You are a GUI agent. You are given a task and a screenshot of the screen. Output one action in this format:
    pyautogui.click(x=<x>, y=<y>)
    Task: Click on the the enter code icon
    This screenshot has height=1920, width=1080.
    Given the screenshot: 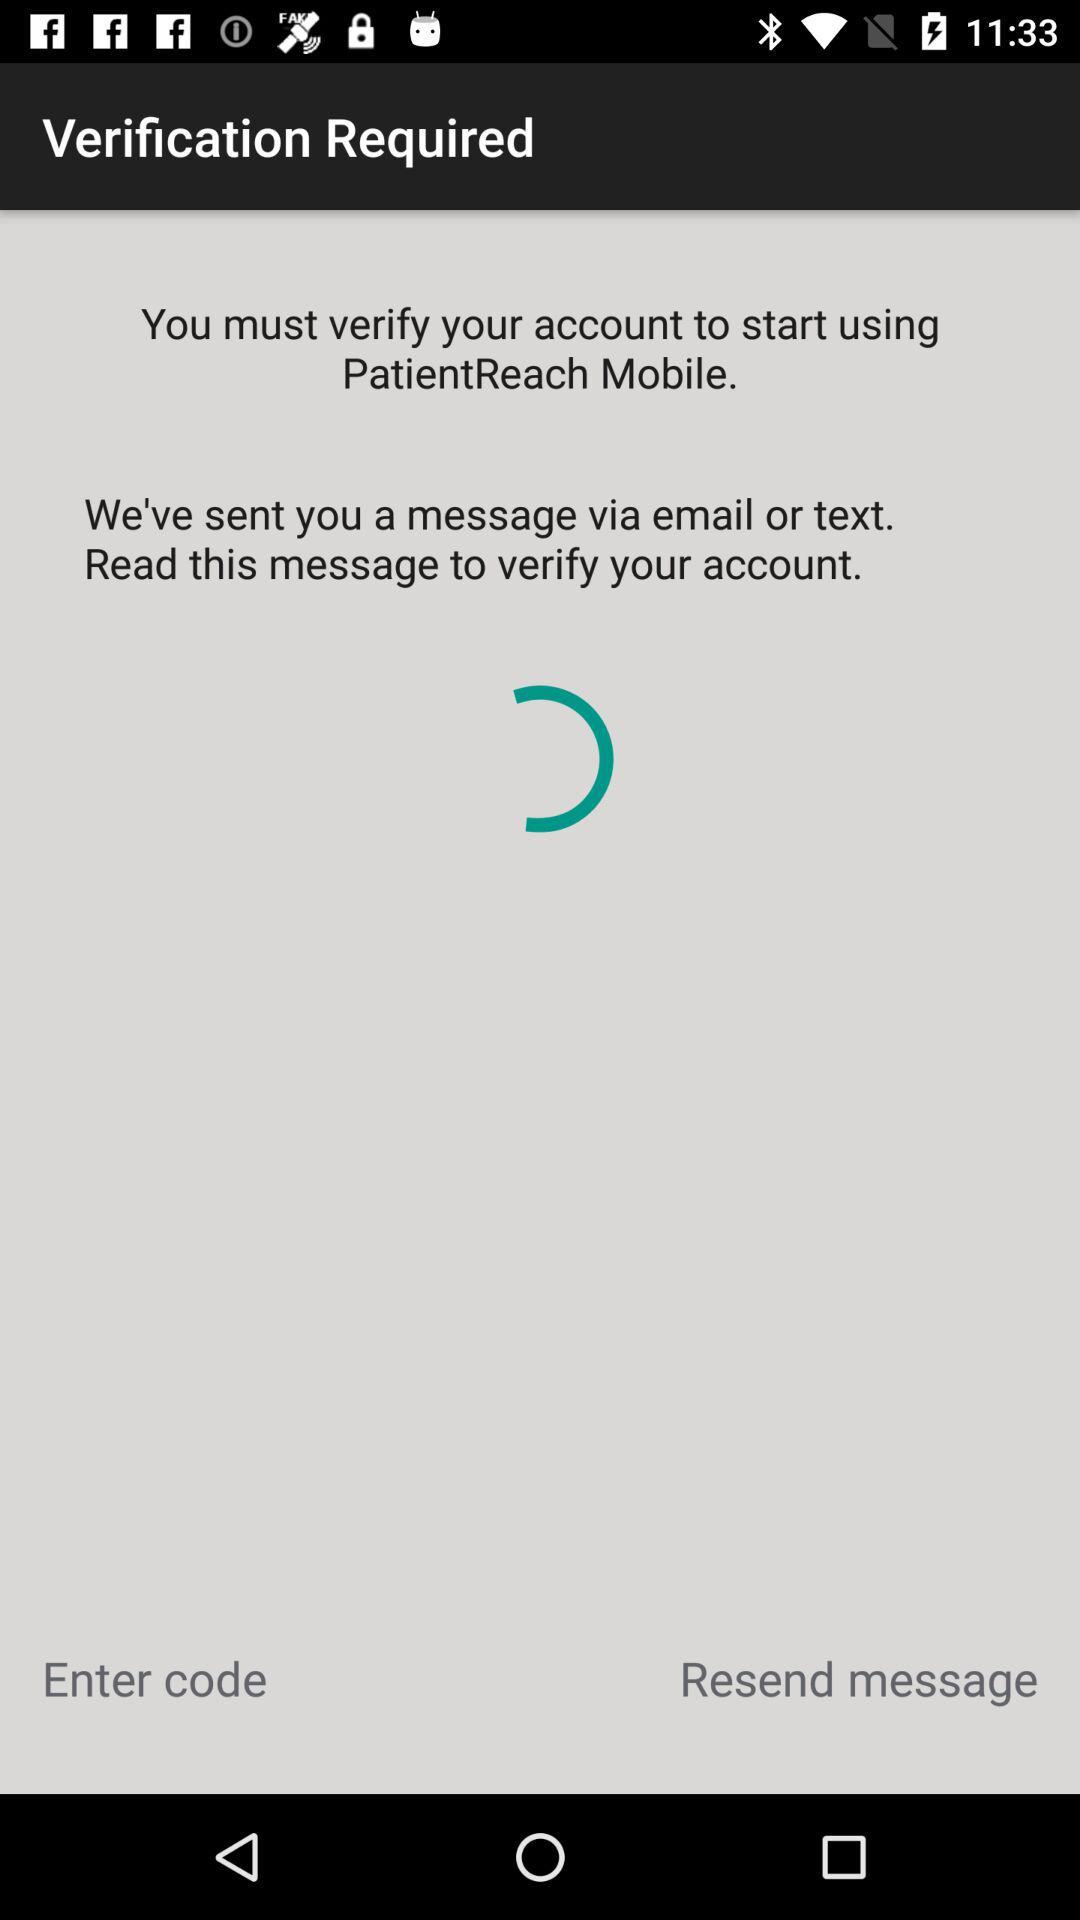 What is the action you would take?
    pyautogui.click(x=153, y=1678)
    